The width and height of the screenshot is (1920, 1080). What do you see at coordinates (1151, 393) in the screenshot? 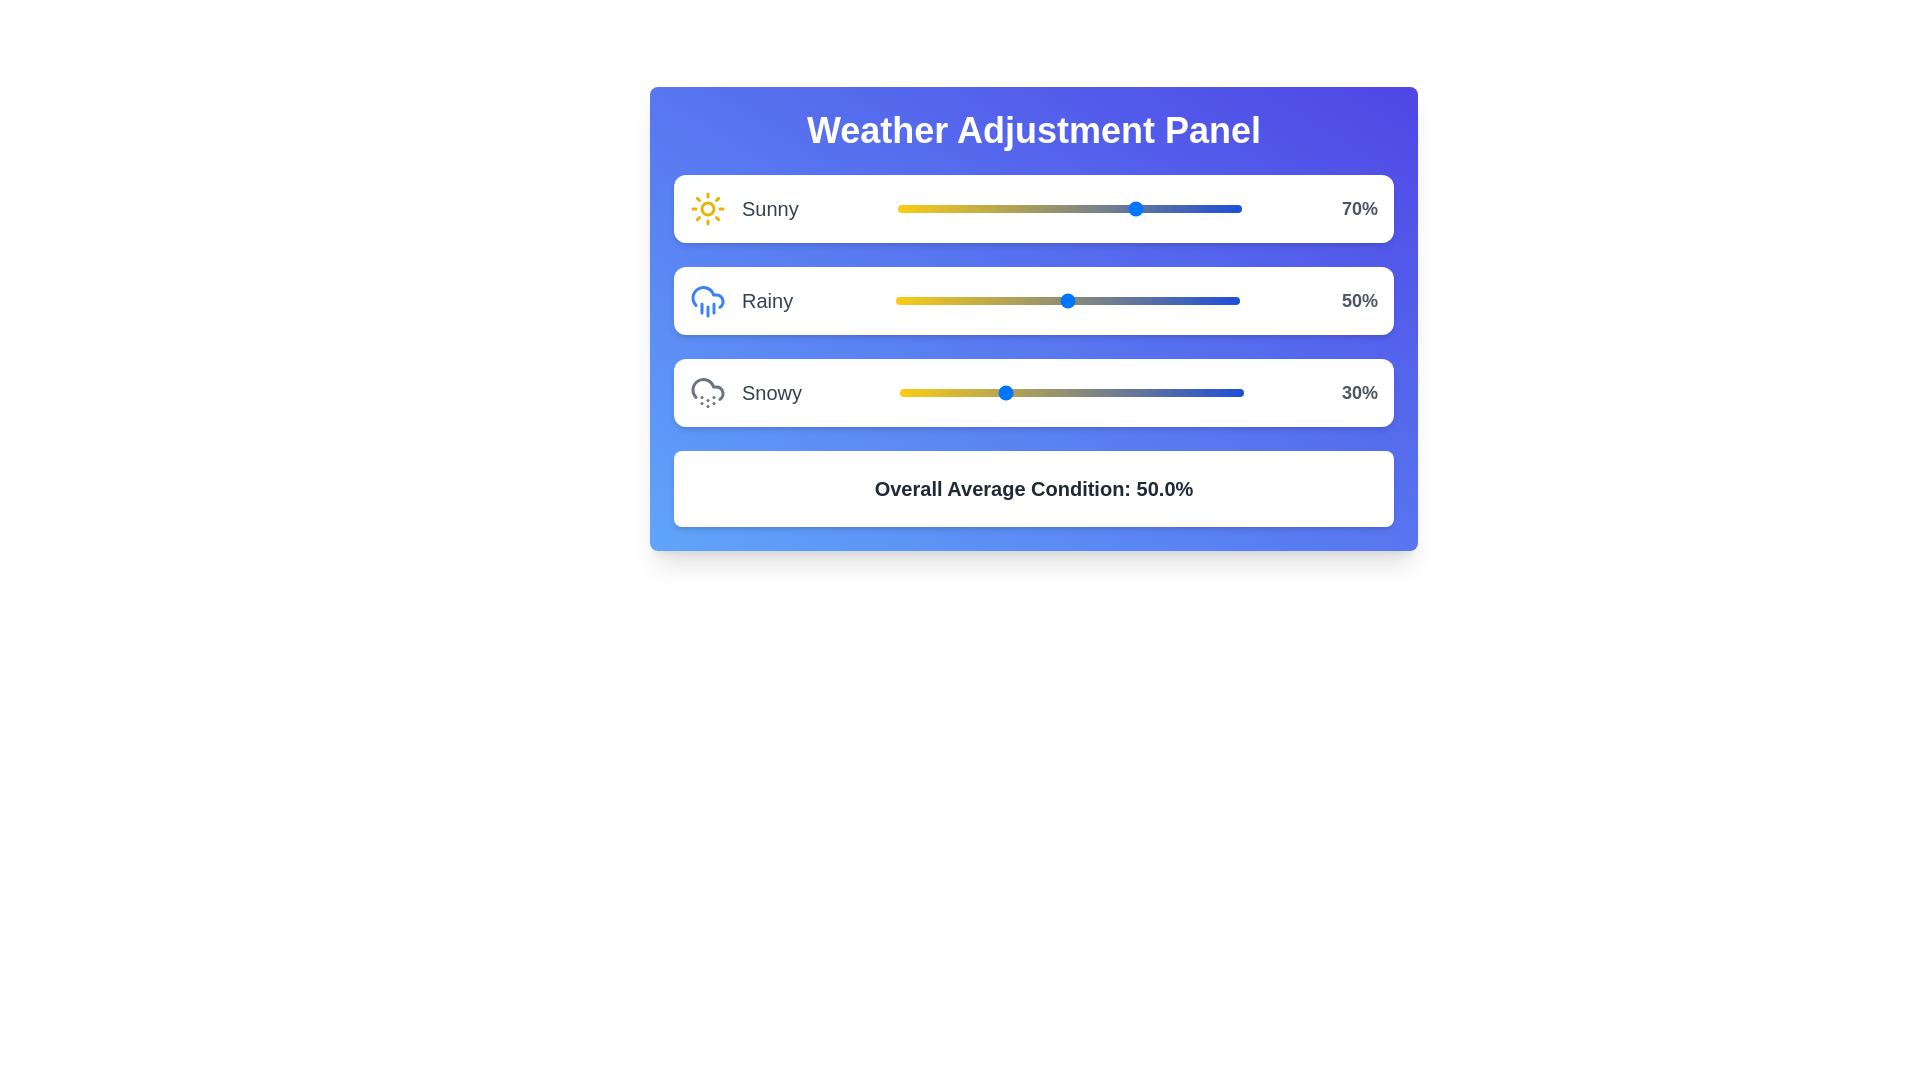
I see `the value of the slider` at bounding box center [1151, 393].